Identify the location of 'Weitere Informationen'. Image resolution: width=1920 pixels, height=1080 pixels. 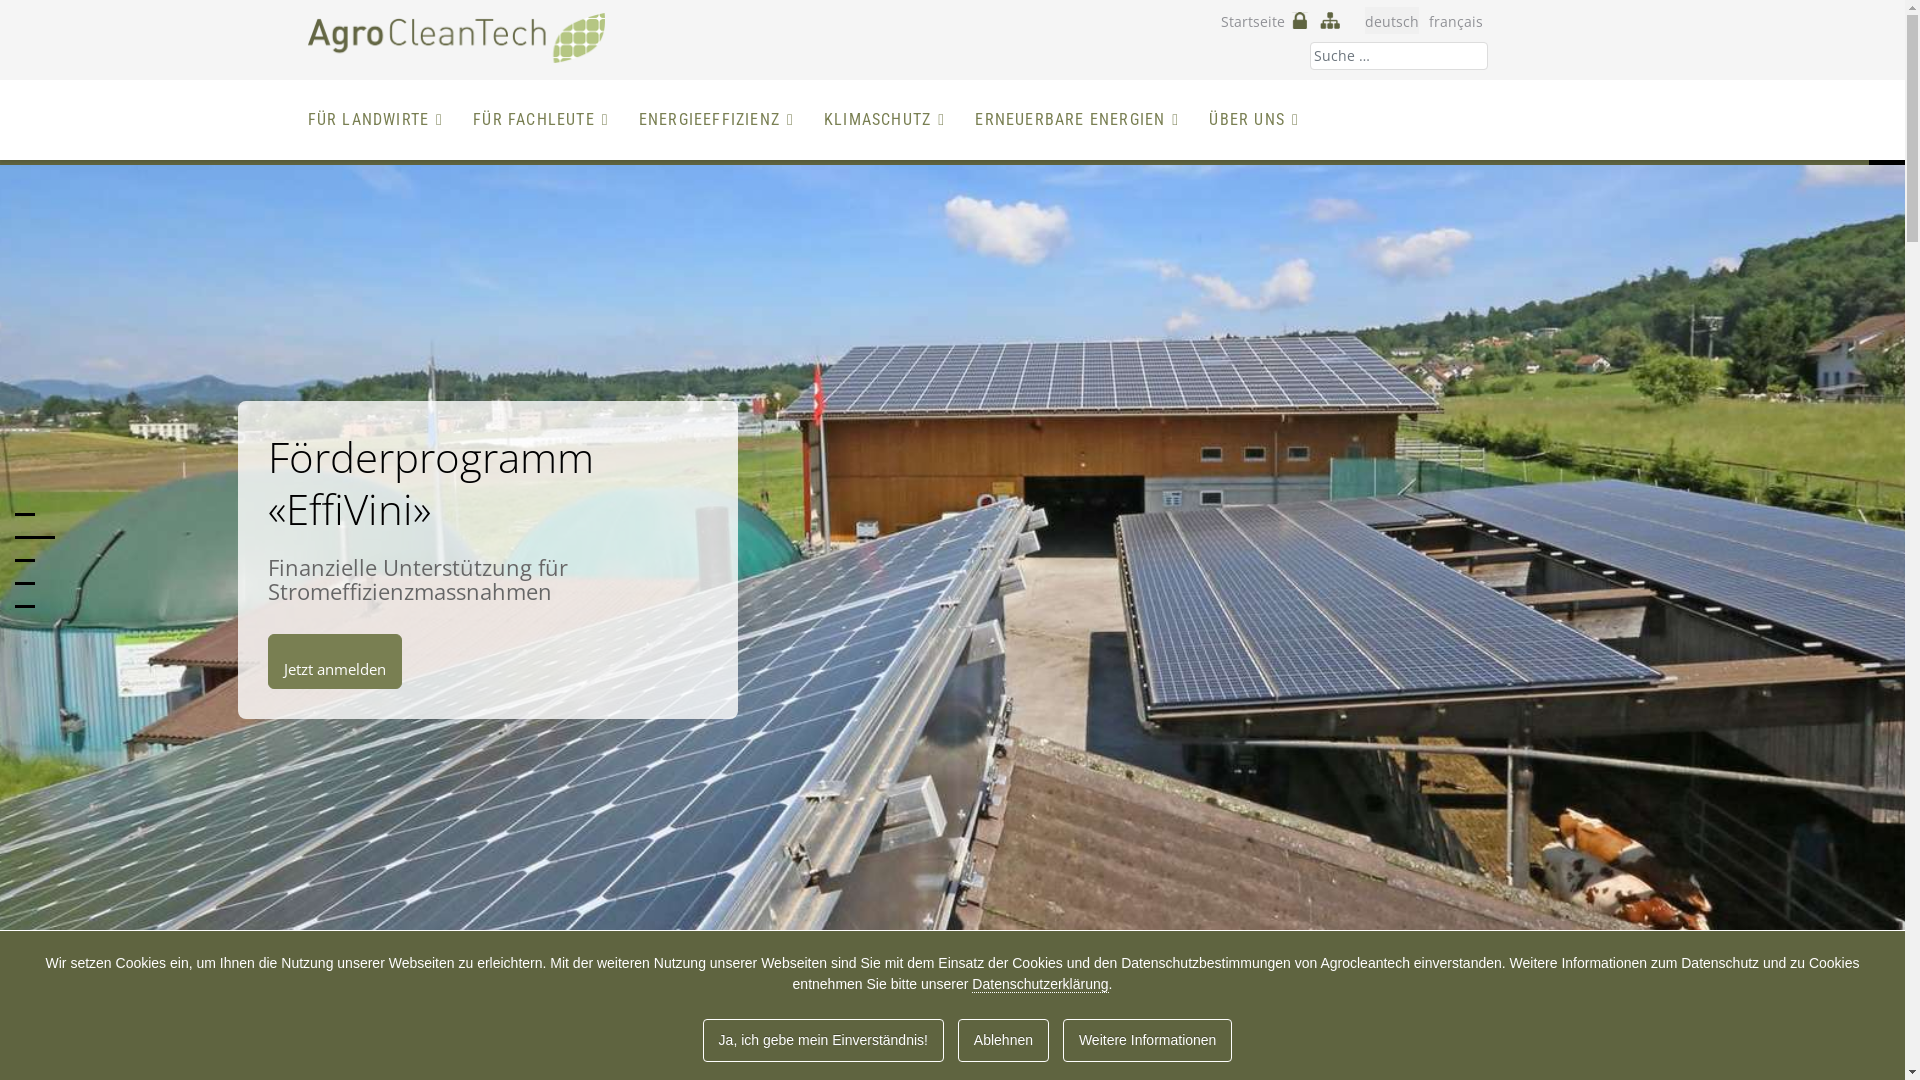
(1147, 1039).